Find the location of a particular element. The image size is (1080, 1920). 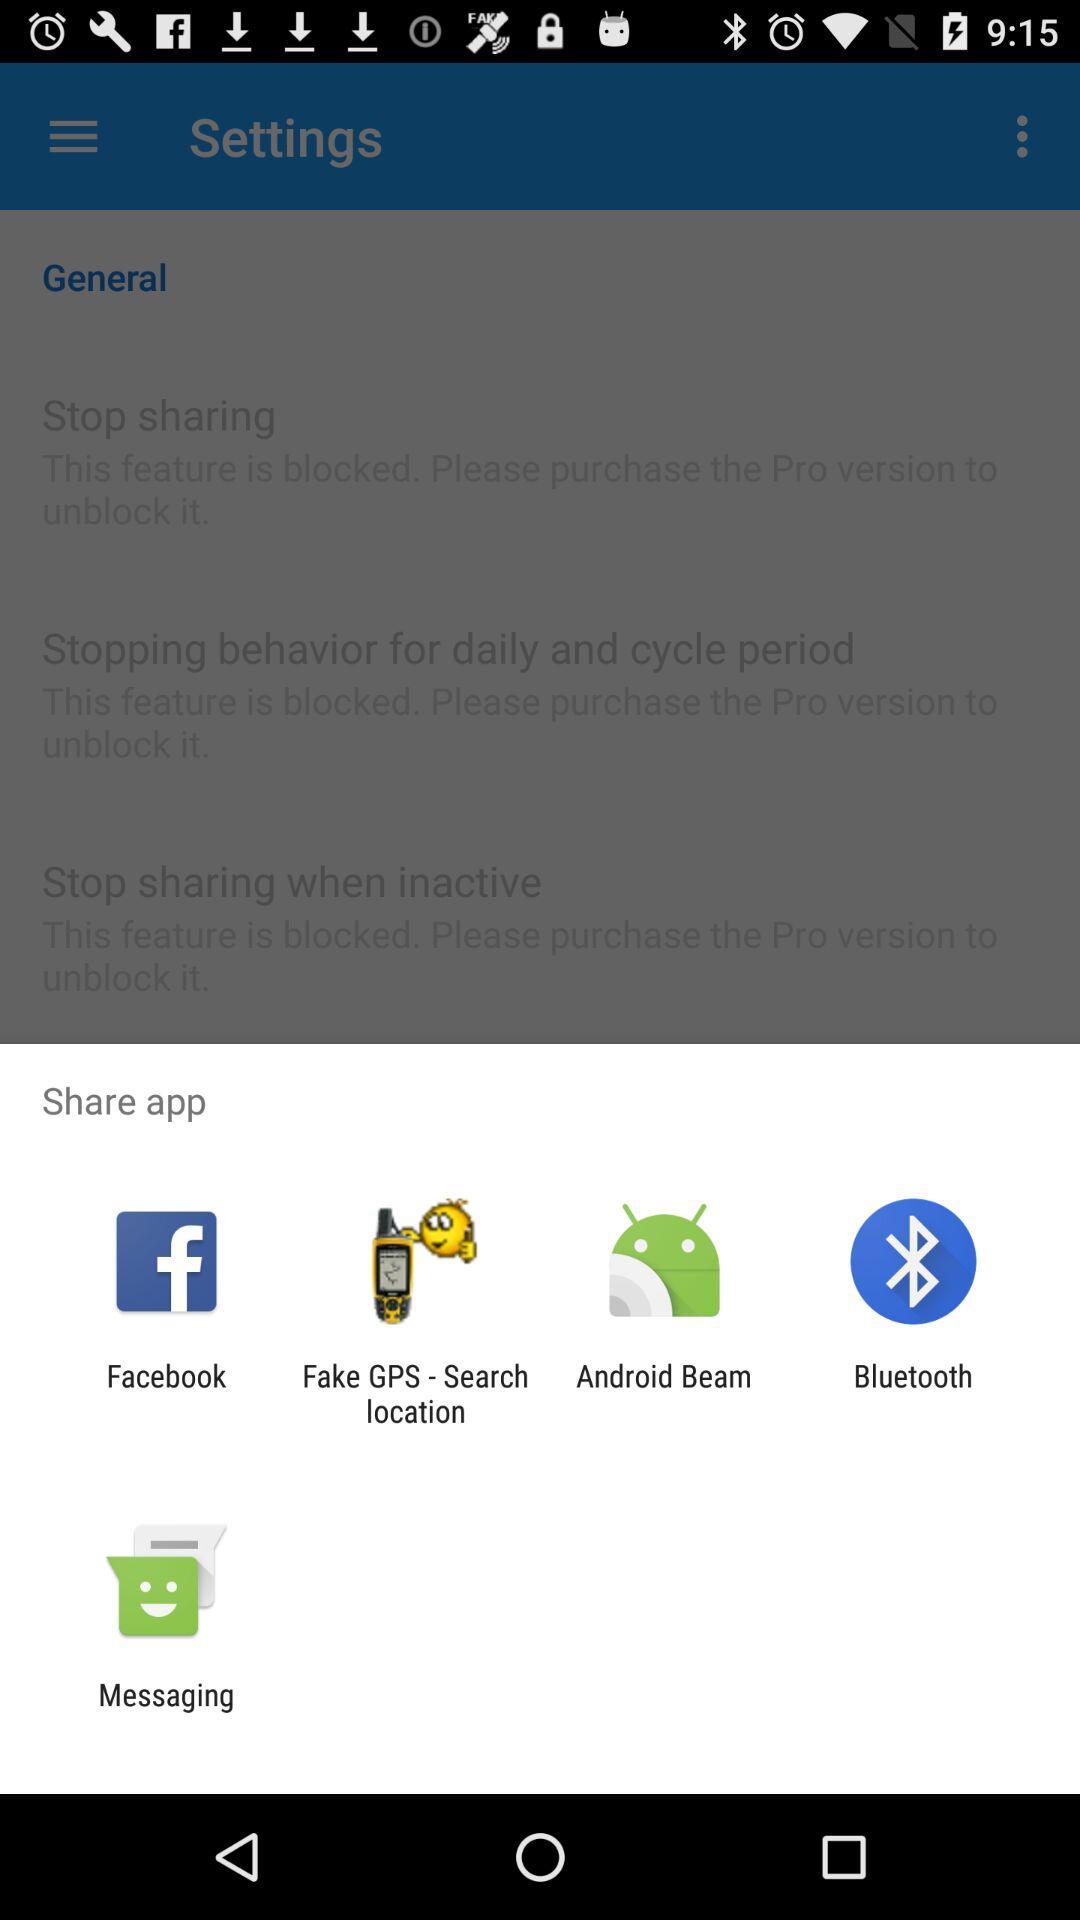

android beam app is located at coordinates (664, 1392).